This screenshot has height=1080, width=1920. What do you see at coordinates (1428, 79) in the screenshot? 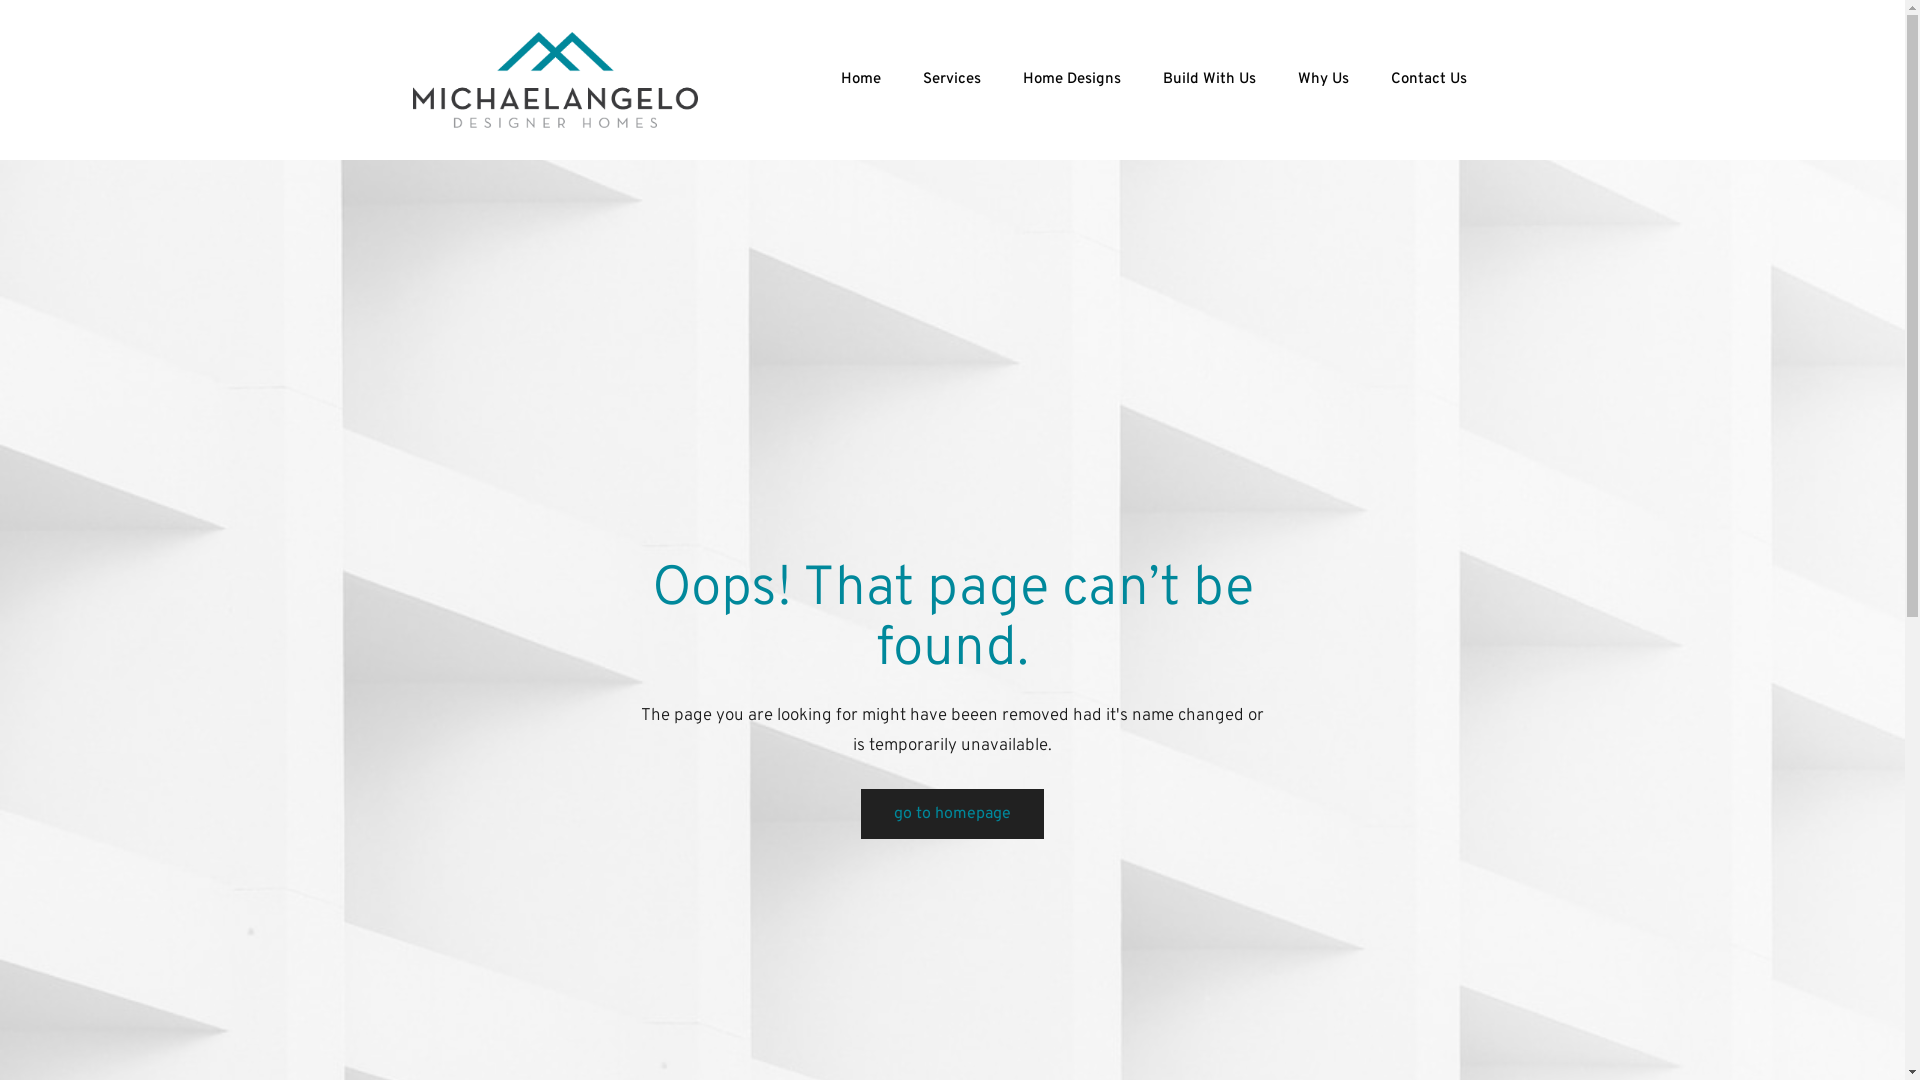
I see `'Contact Us'` at bounding box center [1428, 79].